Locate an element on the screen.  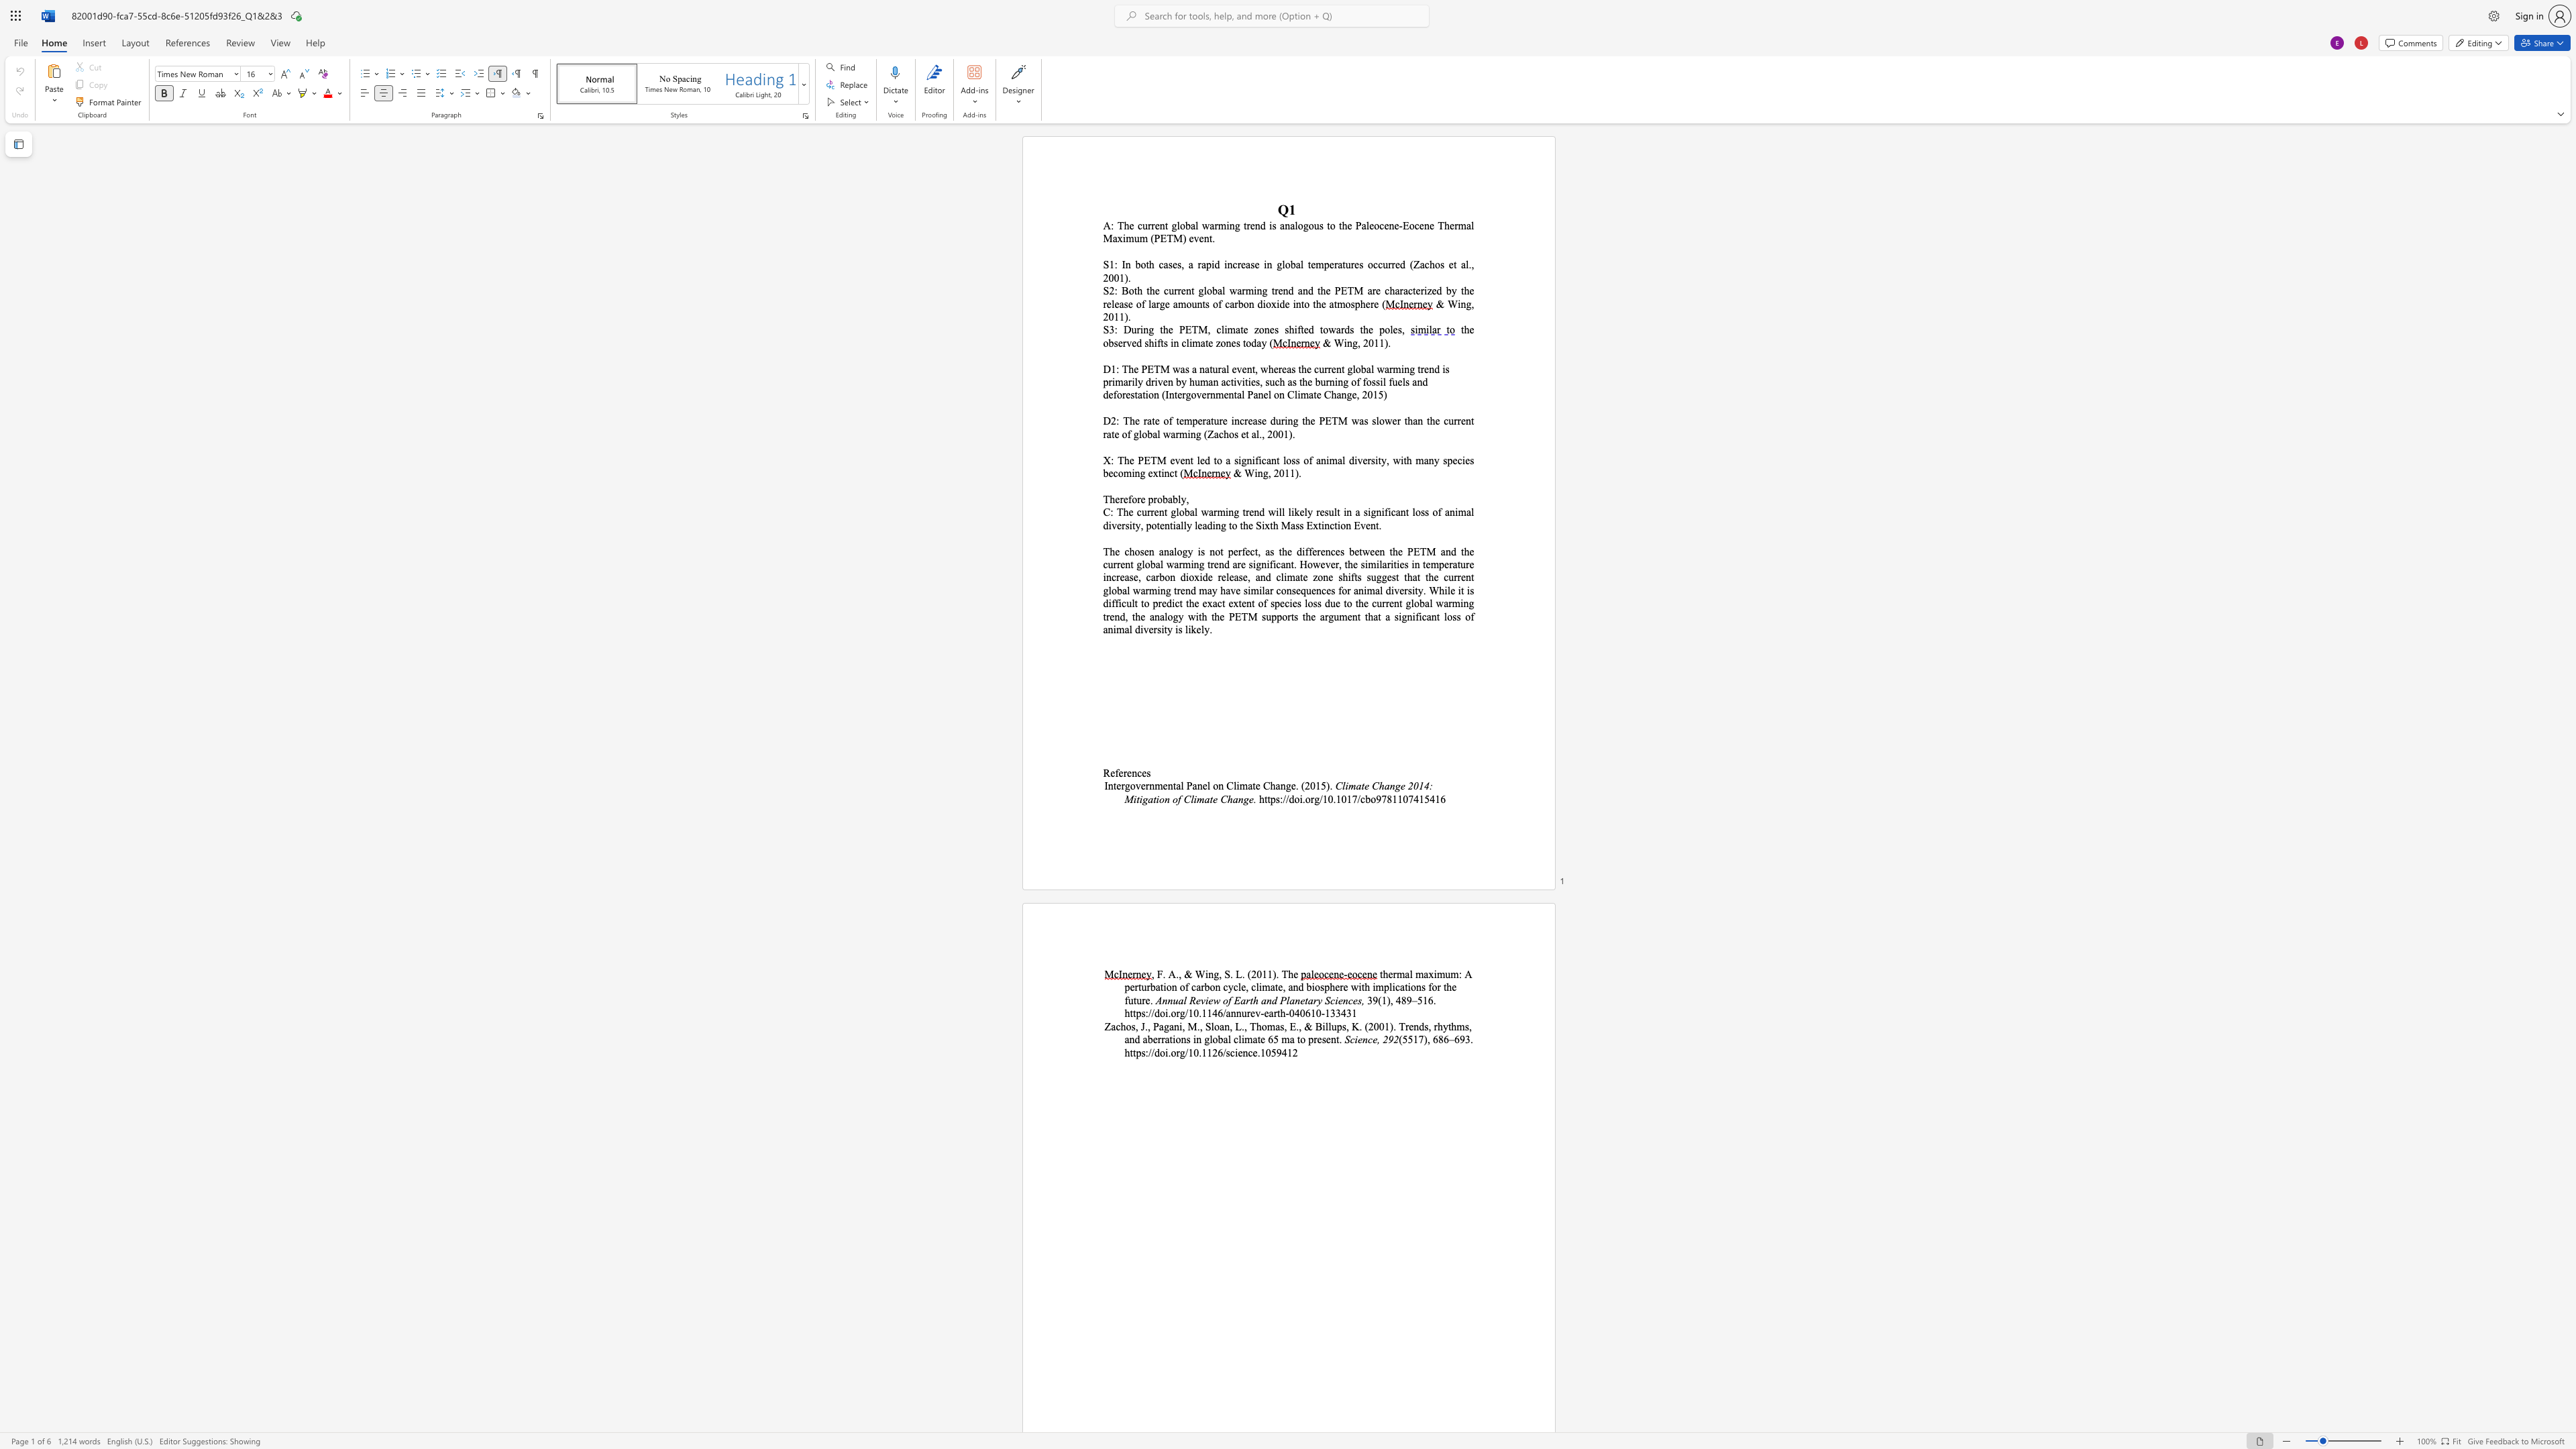
the subset text "the PETM, clima" within the text "S3: During the PETM, climate zones shifted towards the poles," is located at coordinates (1159, 328).